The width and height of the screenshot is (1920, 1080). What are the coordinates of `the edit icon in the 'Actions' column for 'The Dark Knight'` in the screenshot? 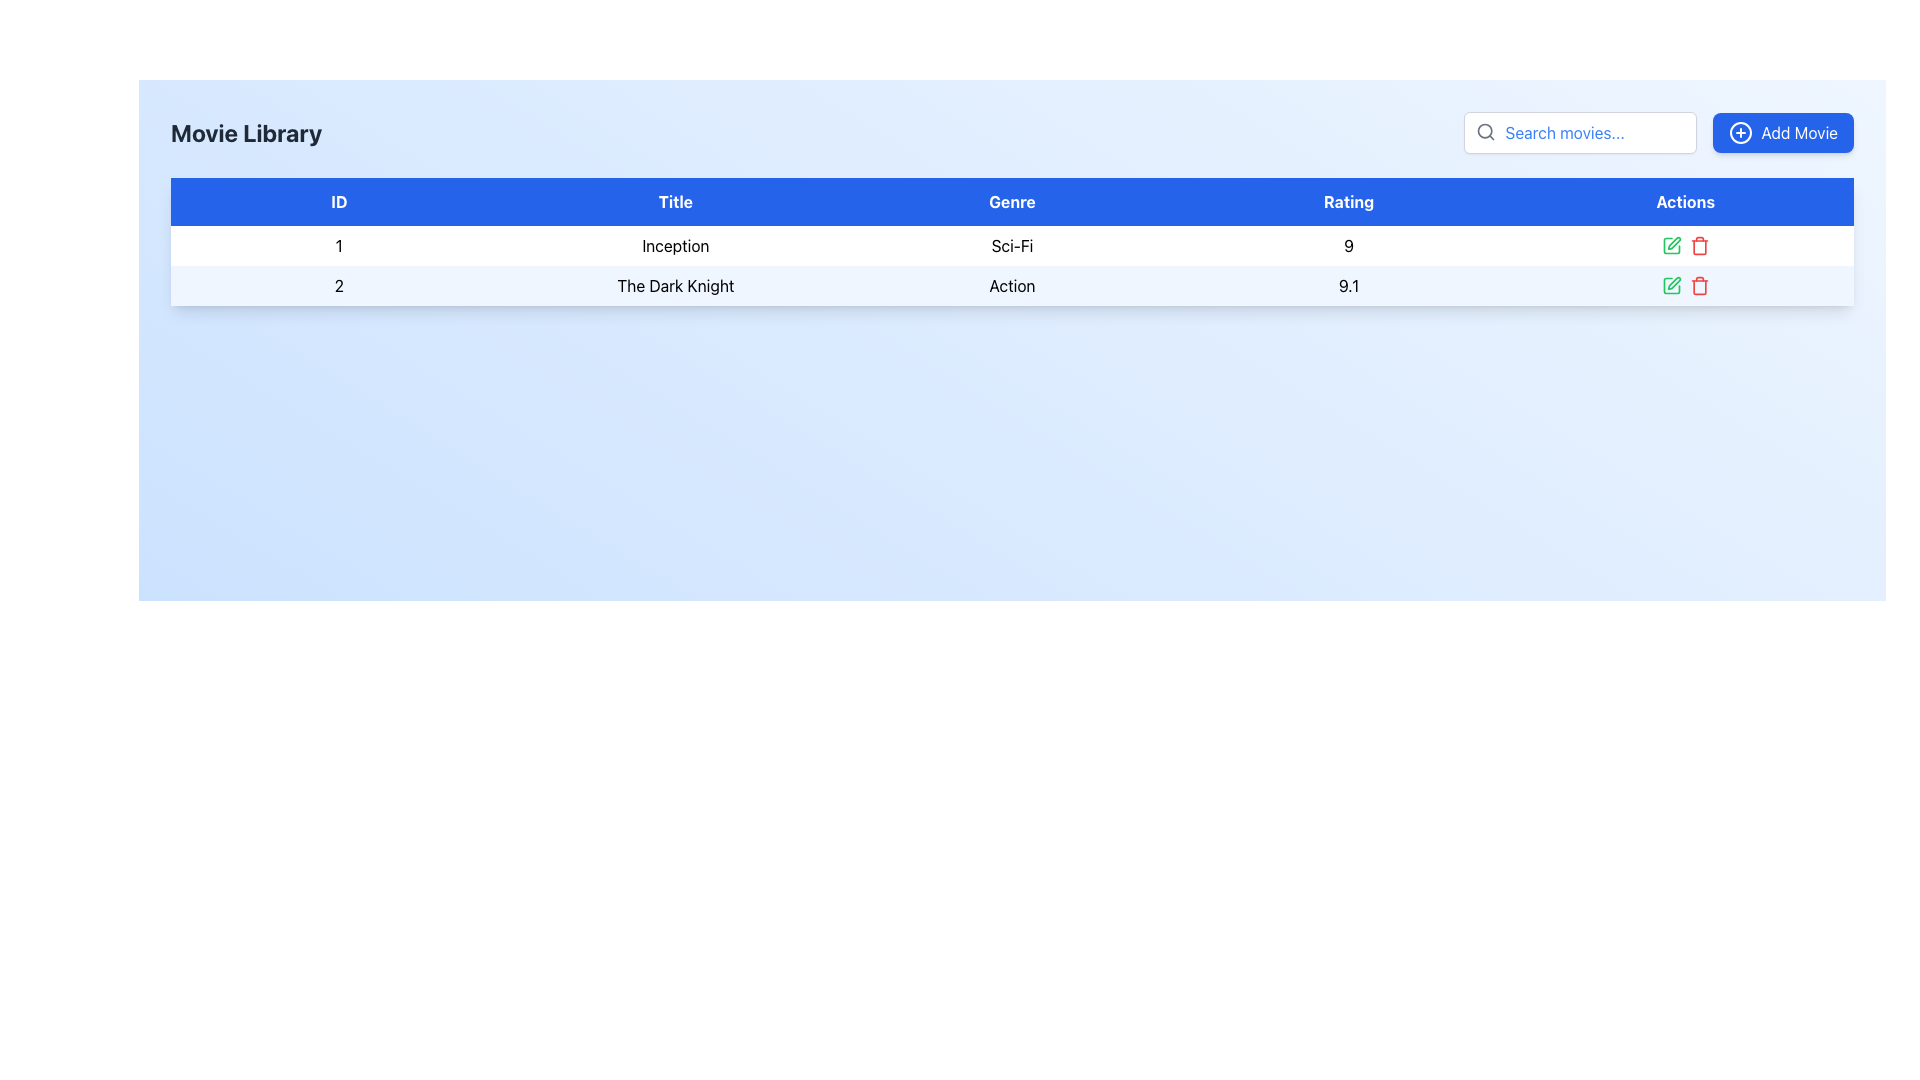 It's located at (1671, 285).